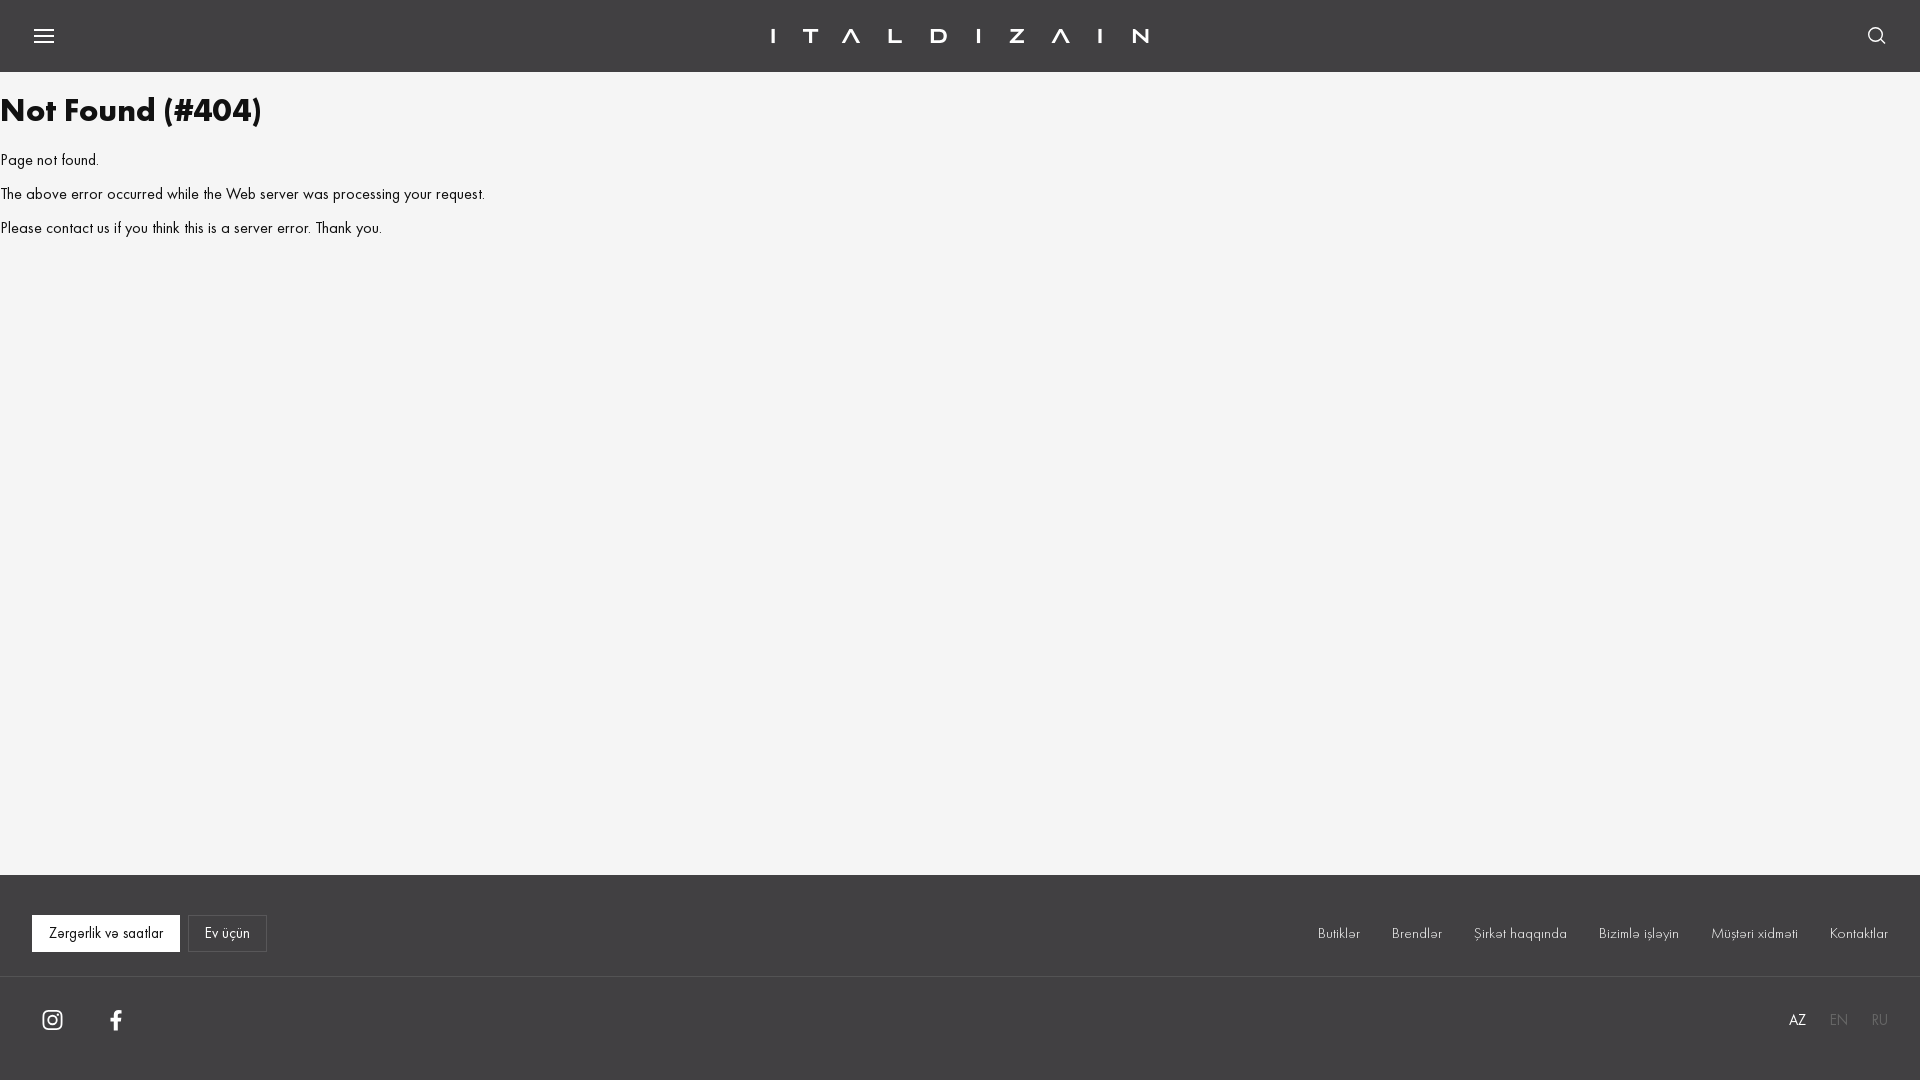 The width and height of the screenshot is (1920, 1080). Describe the element at coordinates (1857, 933) in the screenshot. I see `'Kontaktlar'` at that location.